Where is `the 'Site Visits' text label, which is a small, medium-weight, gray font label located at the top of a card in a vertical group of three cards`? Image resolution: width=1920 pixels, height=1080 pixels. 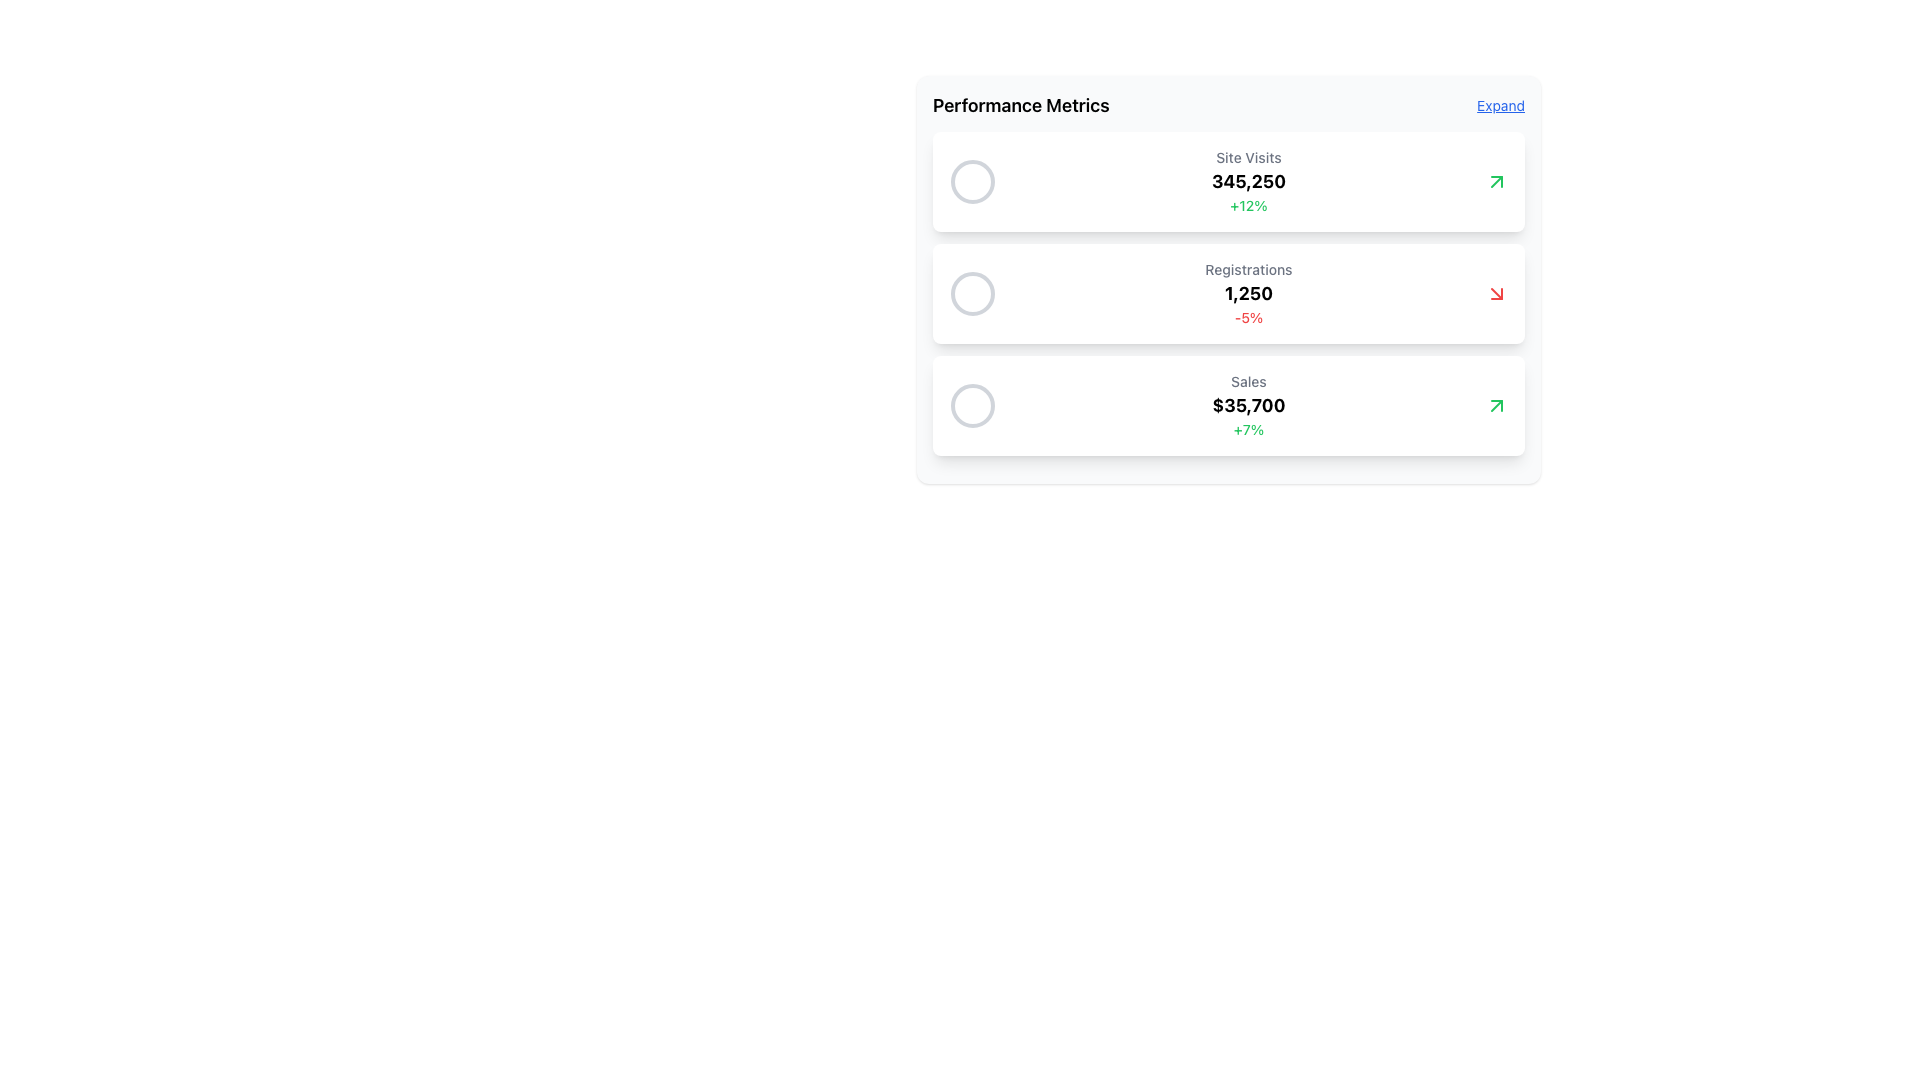
the 'Site Visits' text label, which is a small, medium-weight, gray font label located at the top of a card in a vertical group of three cards is located at coordinates (1247, 157).